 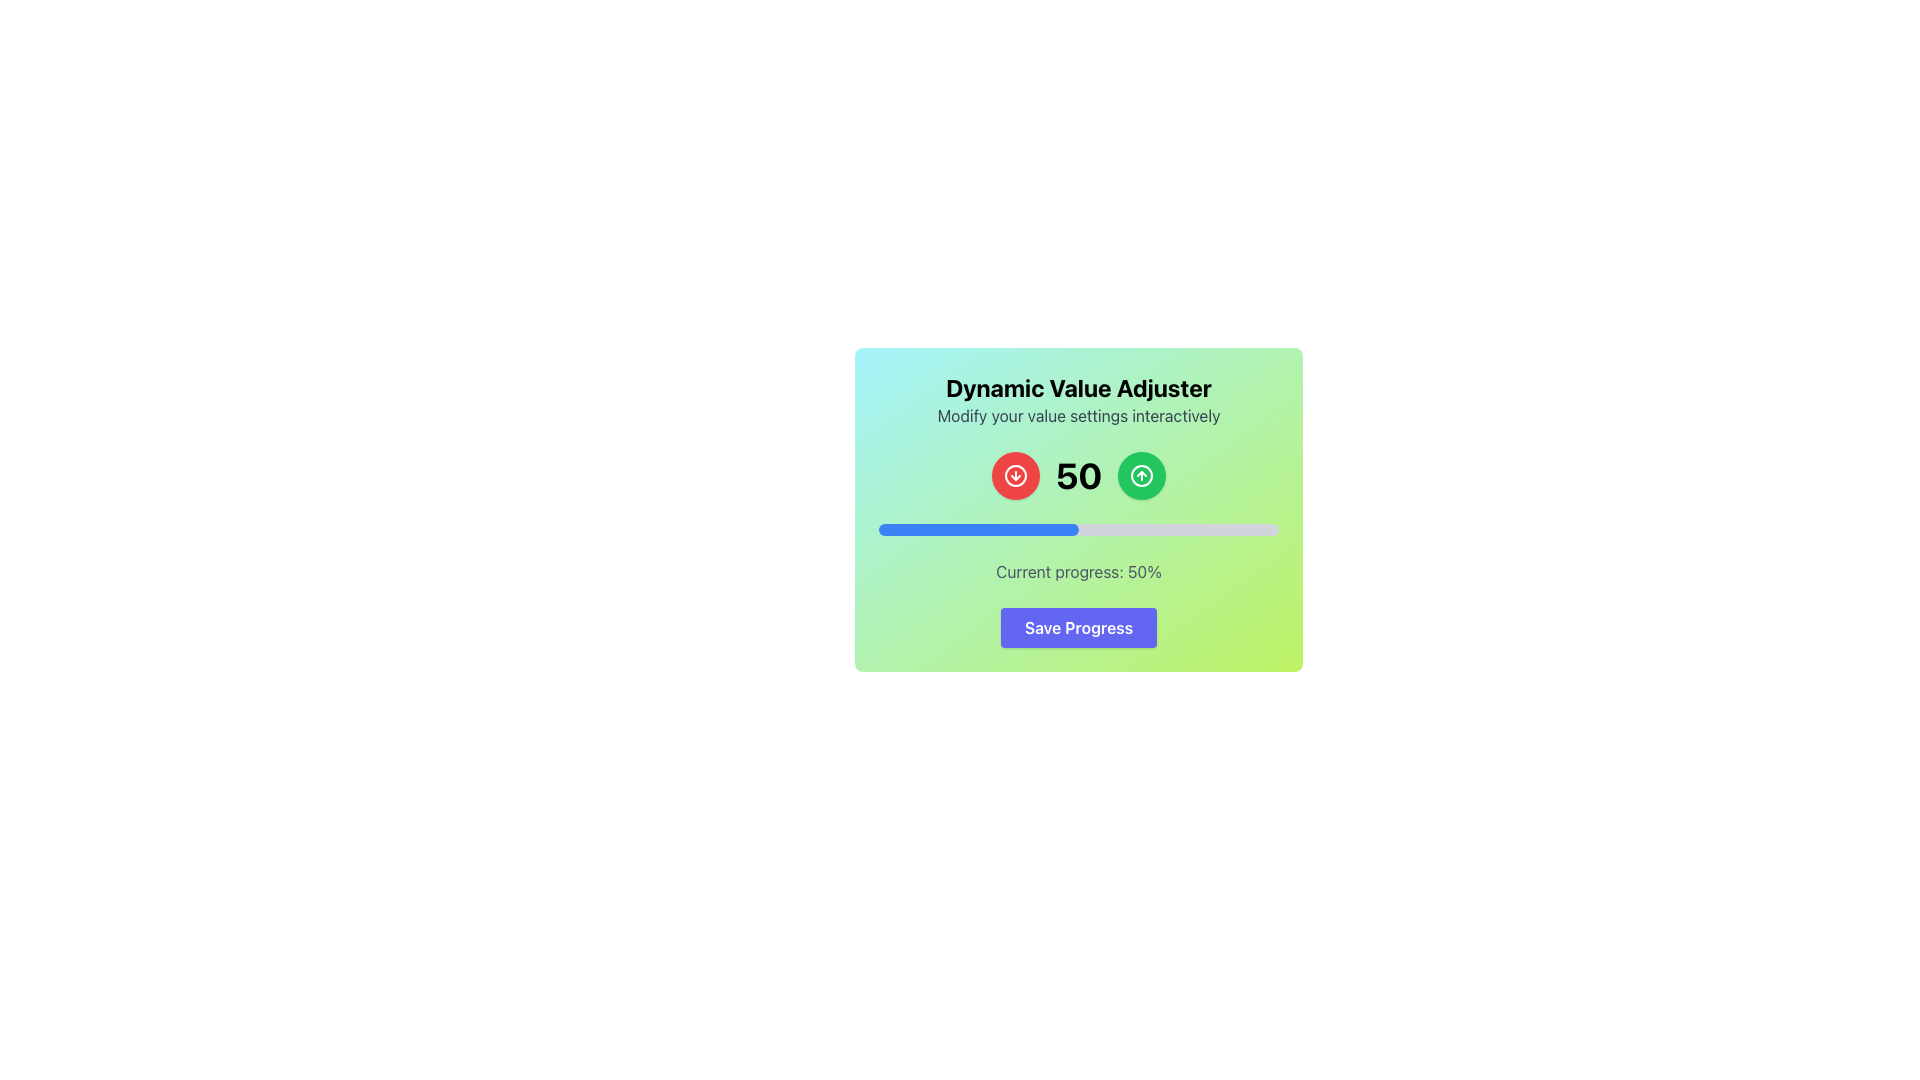 What do you see at coordinates (1078, 627) in the screenshot?
I see `the save progress button located beneath the text 'Current progress: 50%'` at bounding box center [1078, 627].